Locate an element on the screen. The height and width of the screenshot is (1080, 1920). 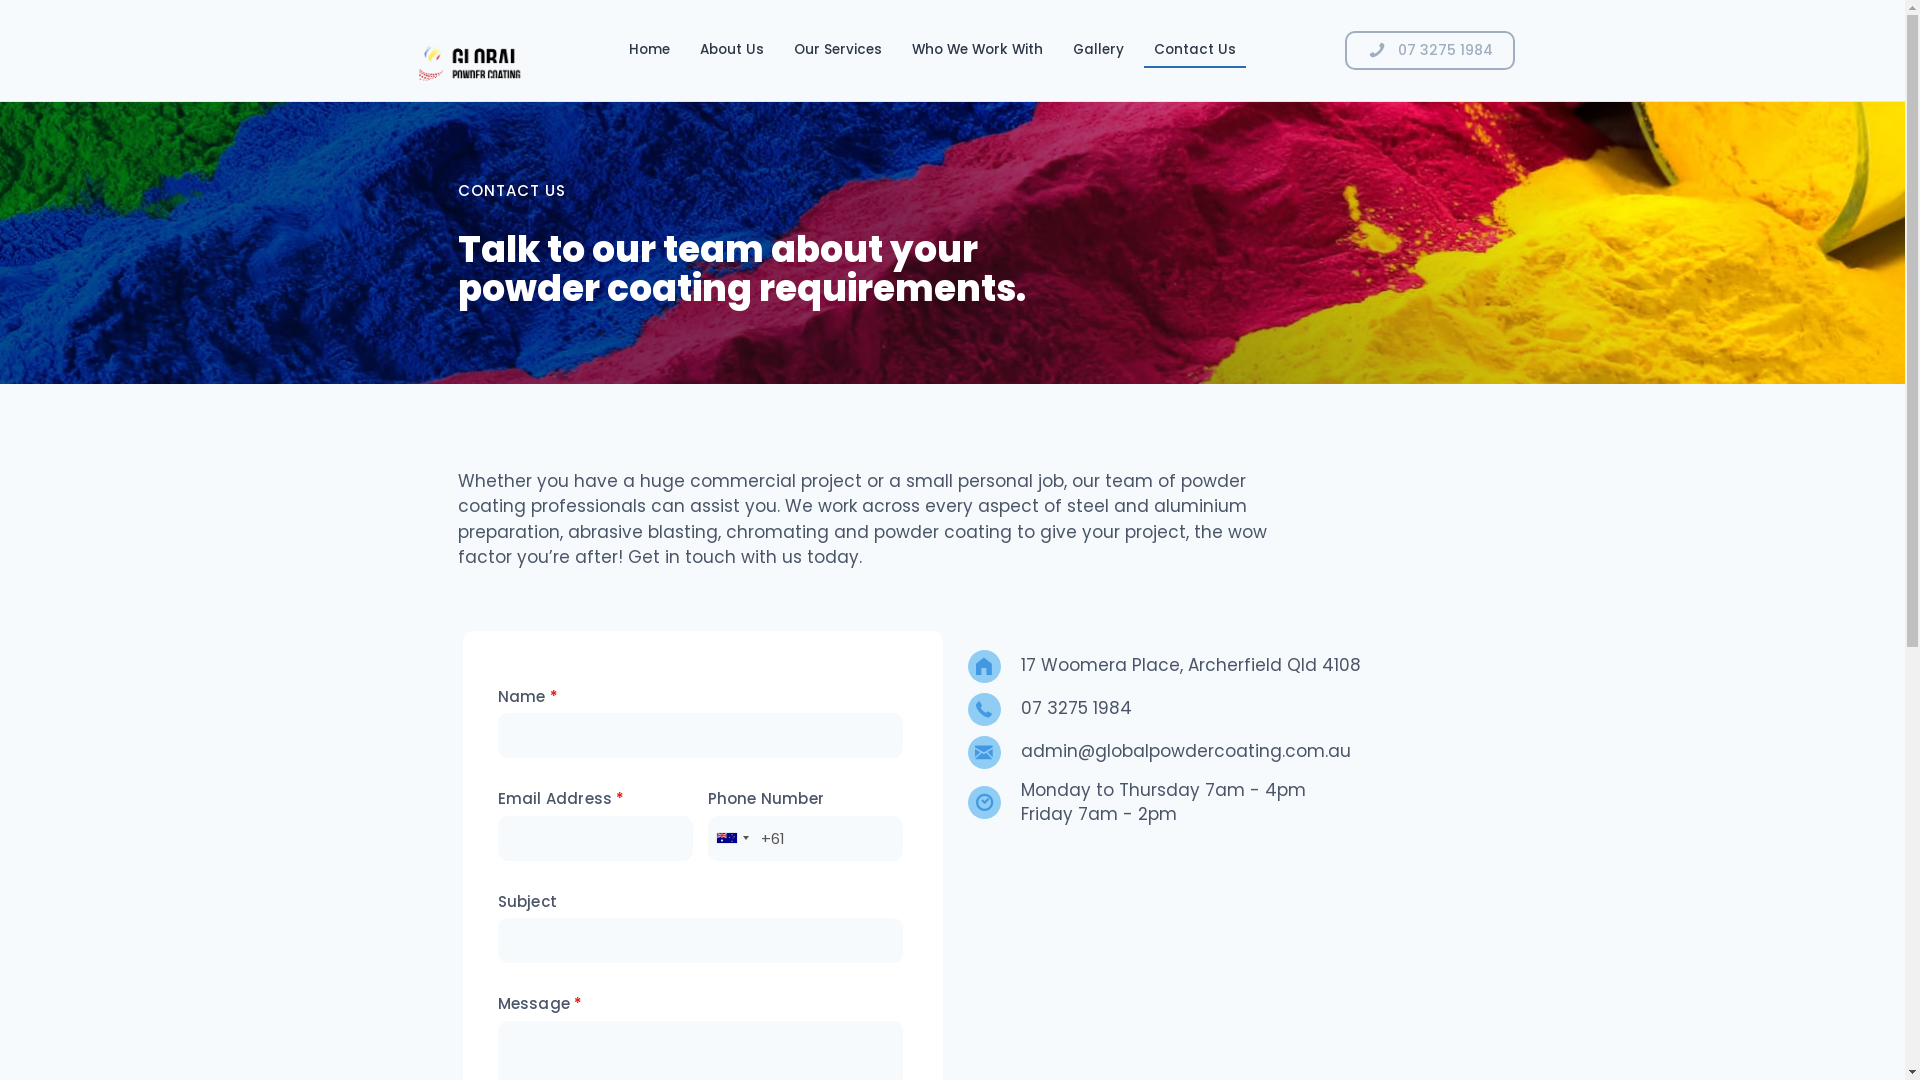
'Our Services' is located at coordinates (838, 49).